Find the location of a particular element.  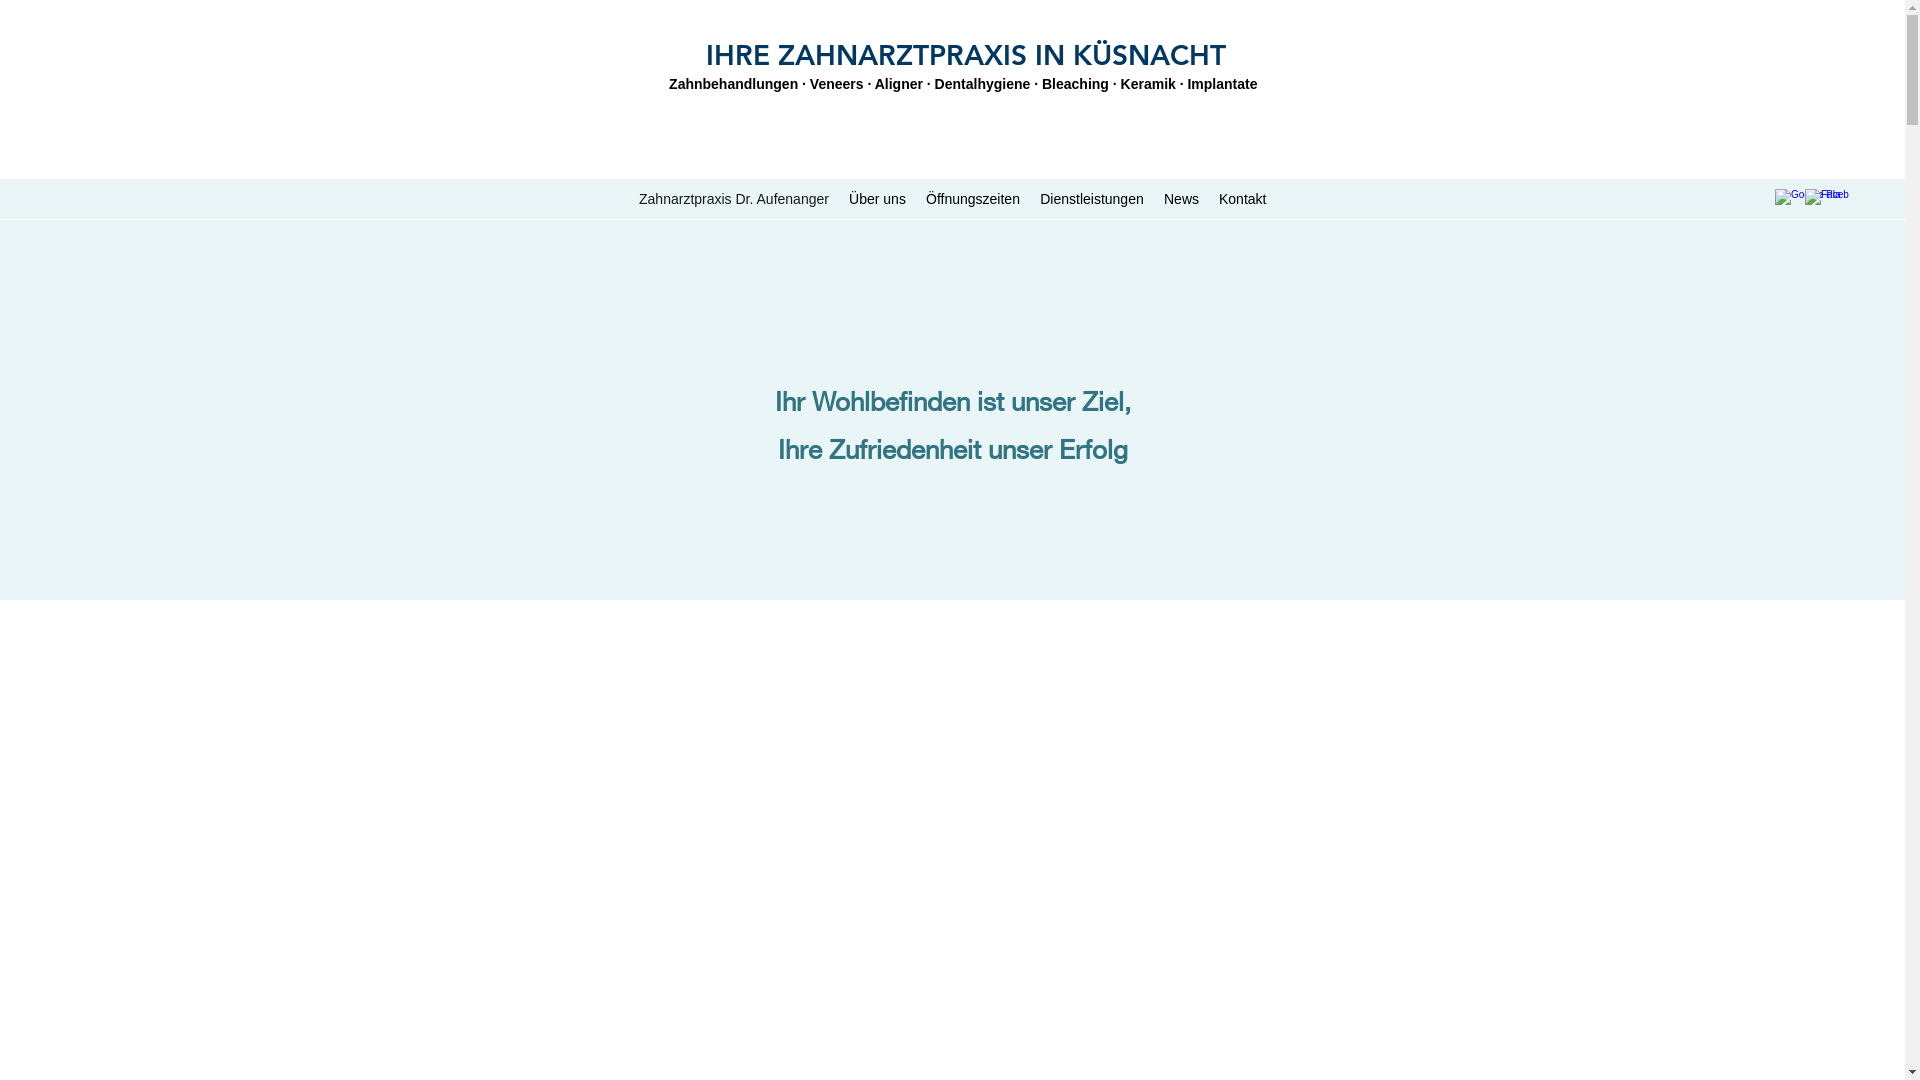

'Zahnarztpraxis Dr. Aufenanger' is located at coordinates (733, 199).